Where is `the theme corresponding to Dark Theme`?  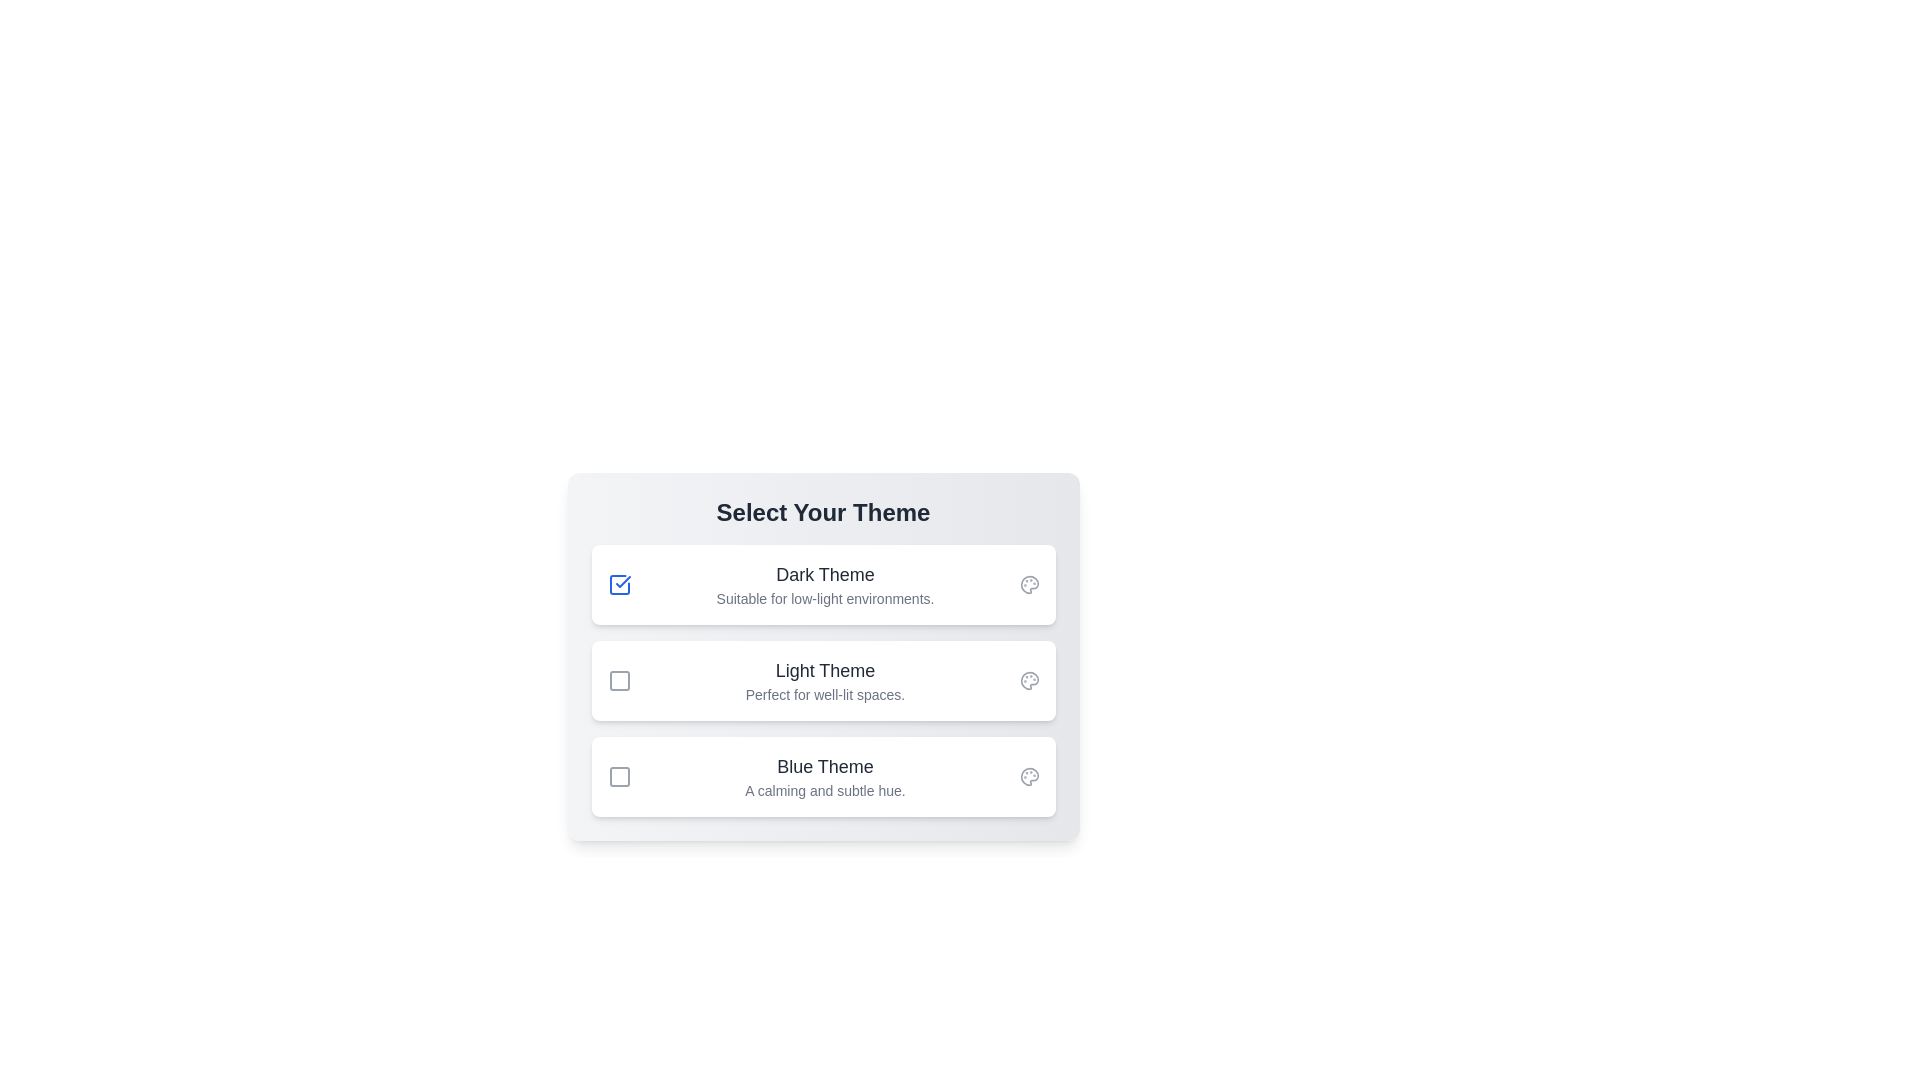 the theme corresponding to Dark Theme is located at coordinates (618, 585).